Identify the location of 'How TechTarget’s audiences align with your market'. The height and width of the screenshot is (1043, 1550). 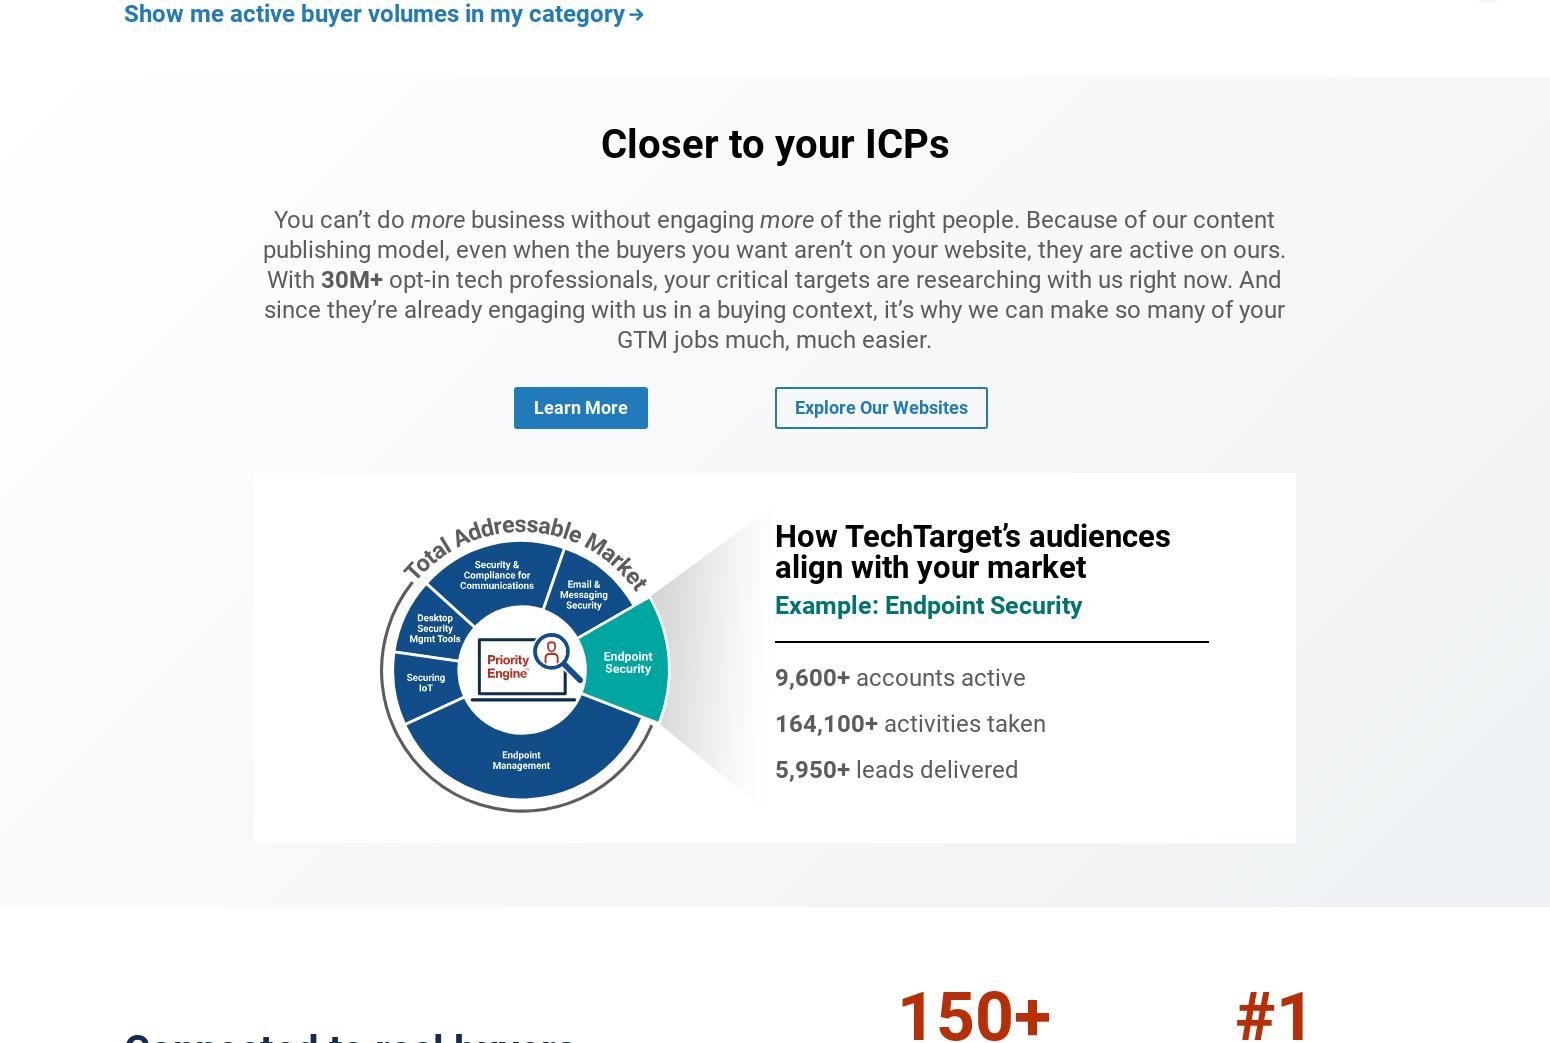
(971, 551).